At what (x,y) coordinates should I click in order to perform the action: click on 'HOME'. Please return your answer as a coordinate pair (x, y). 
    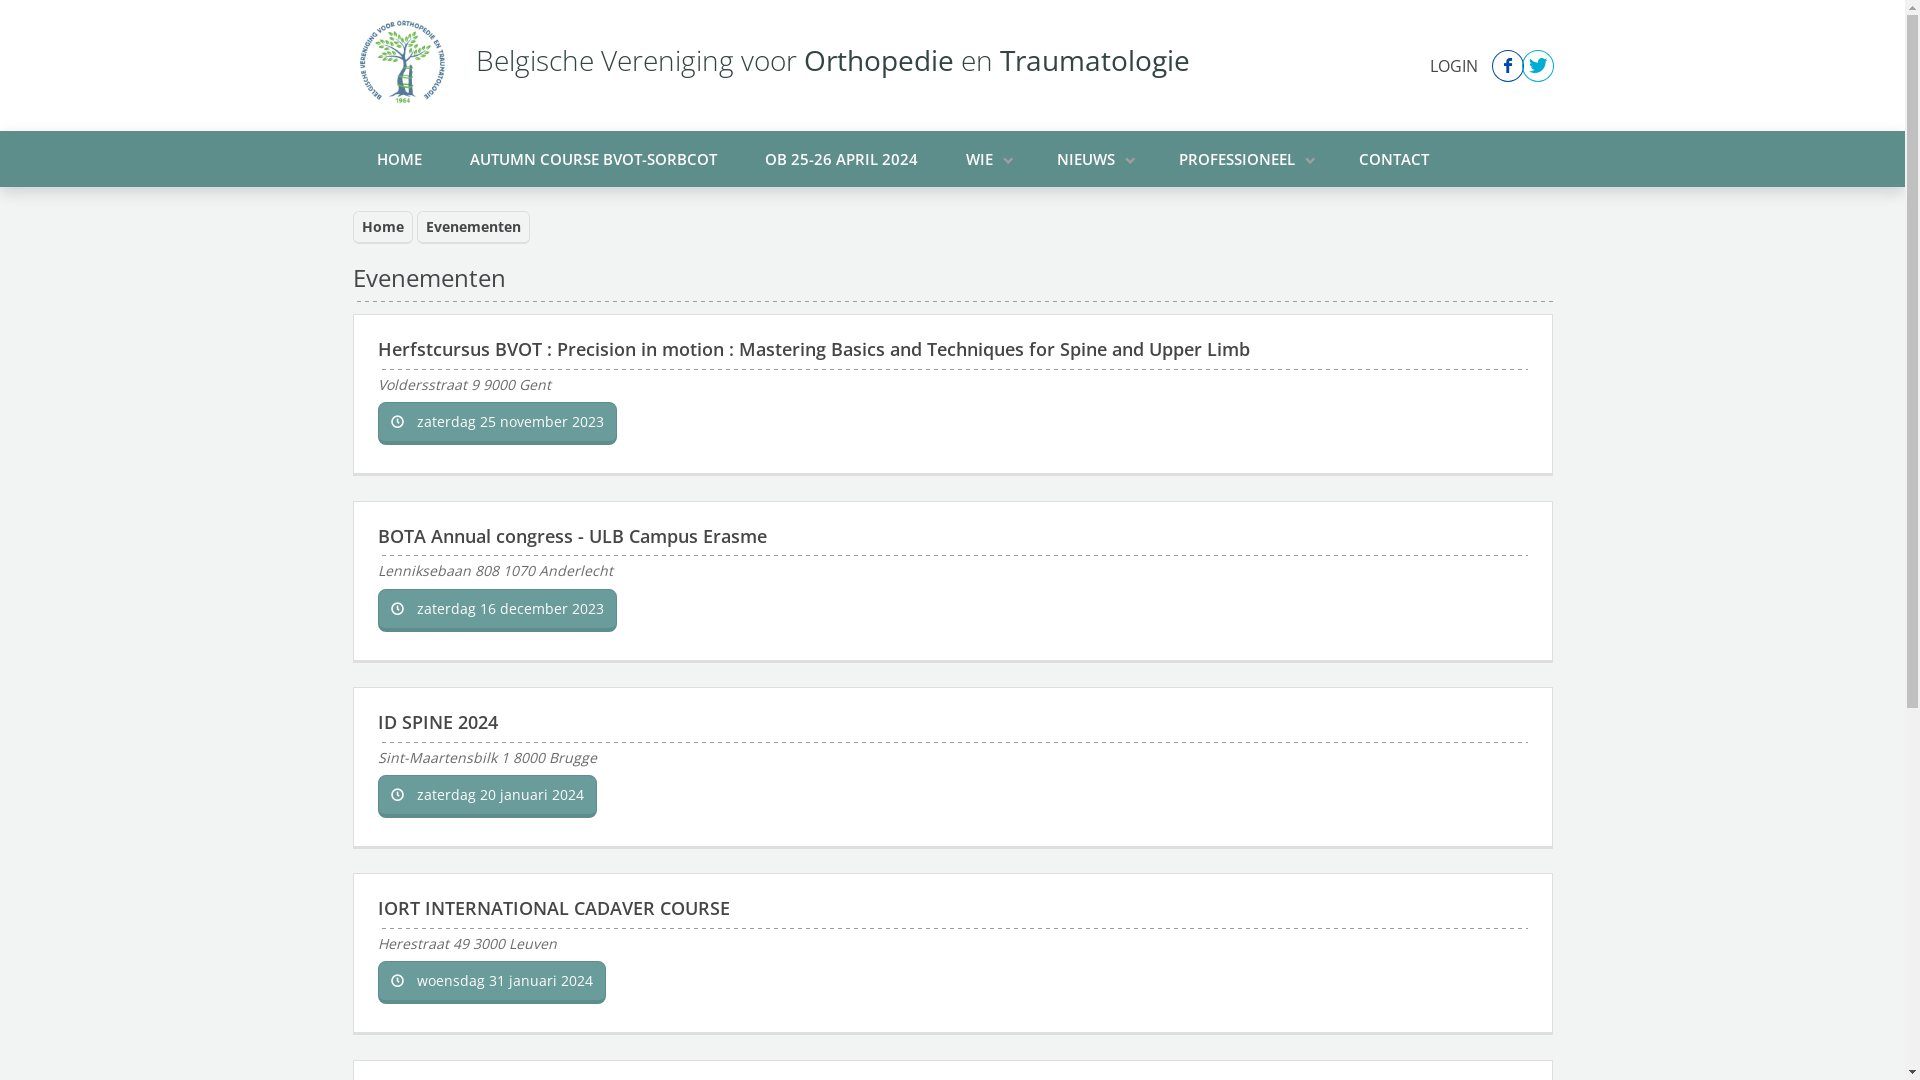
    Looking at the image, I should click on (398, 157).